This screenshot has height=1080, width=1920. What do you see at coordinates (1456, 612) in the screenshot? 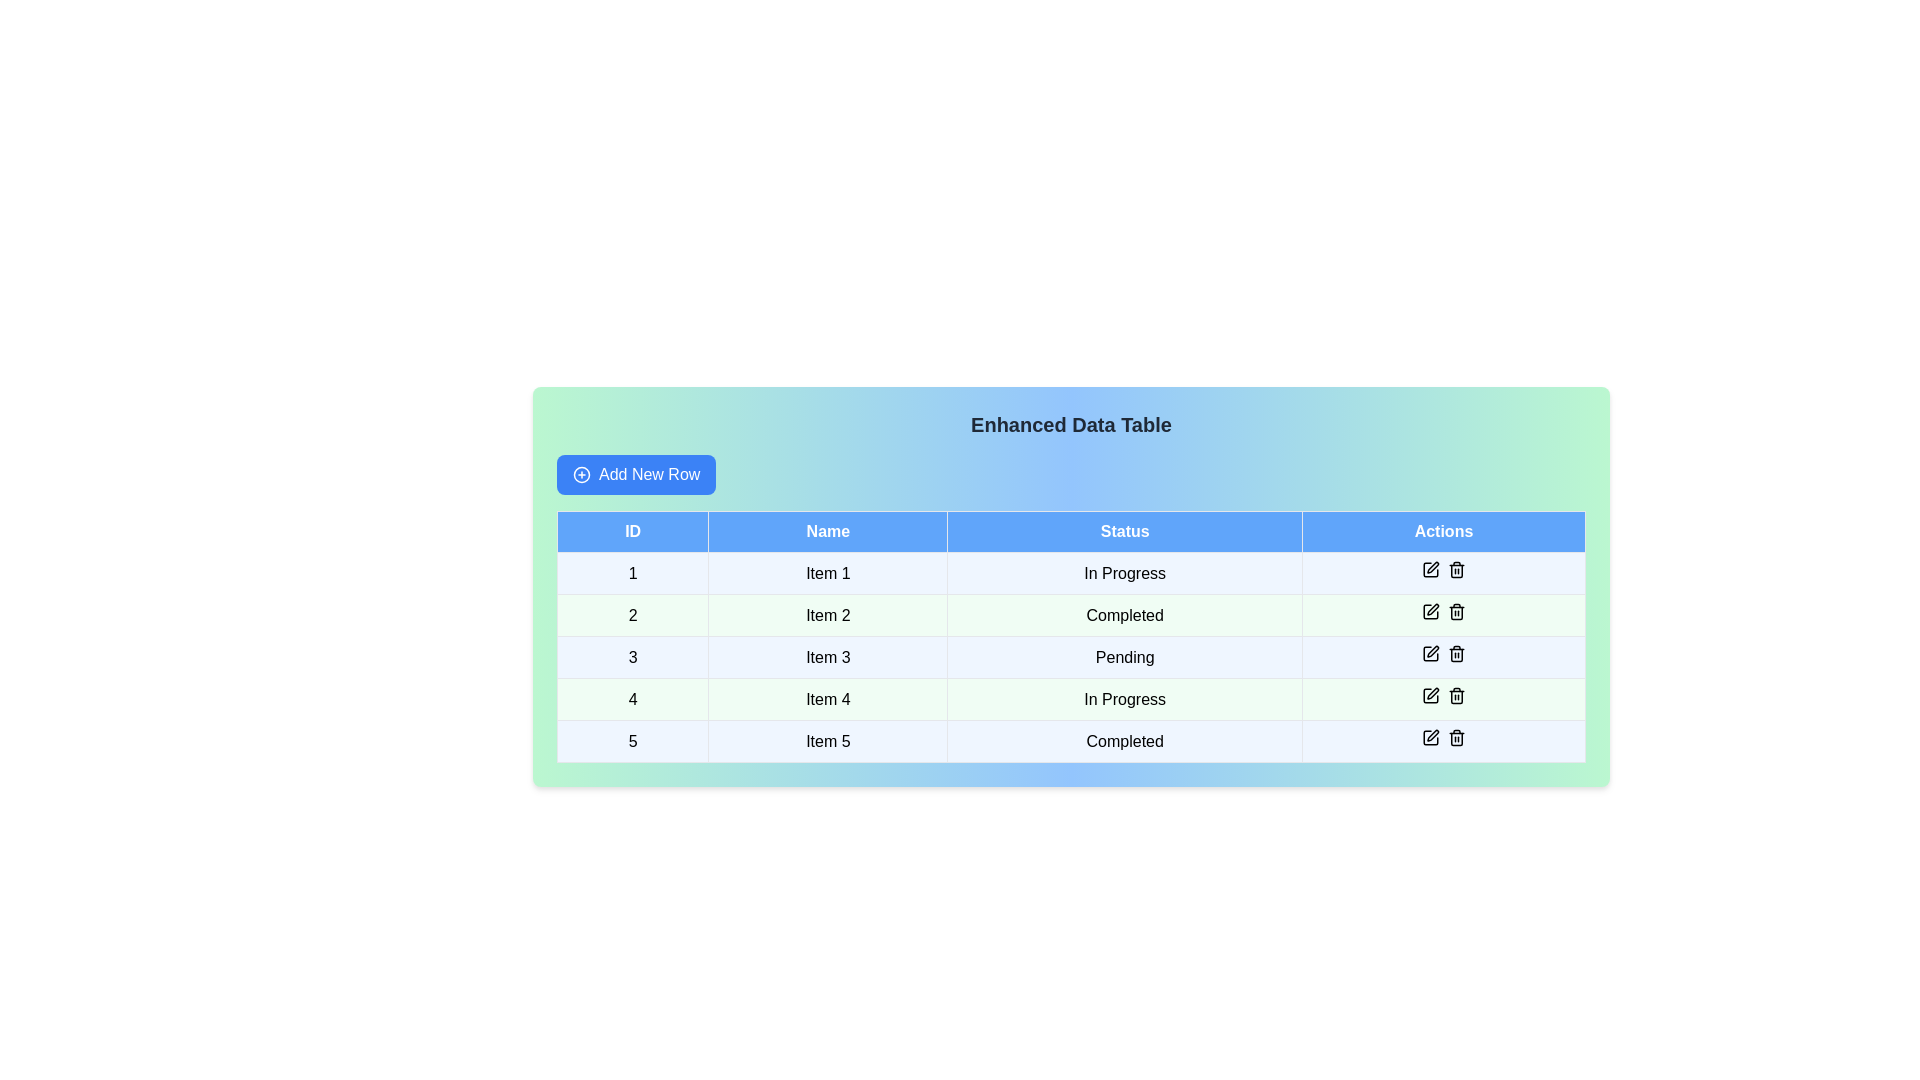
I see `the trash can icon in the action column for row 2 of the data table` at bounding box center [1456, 612].